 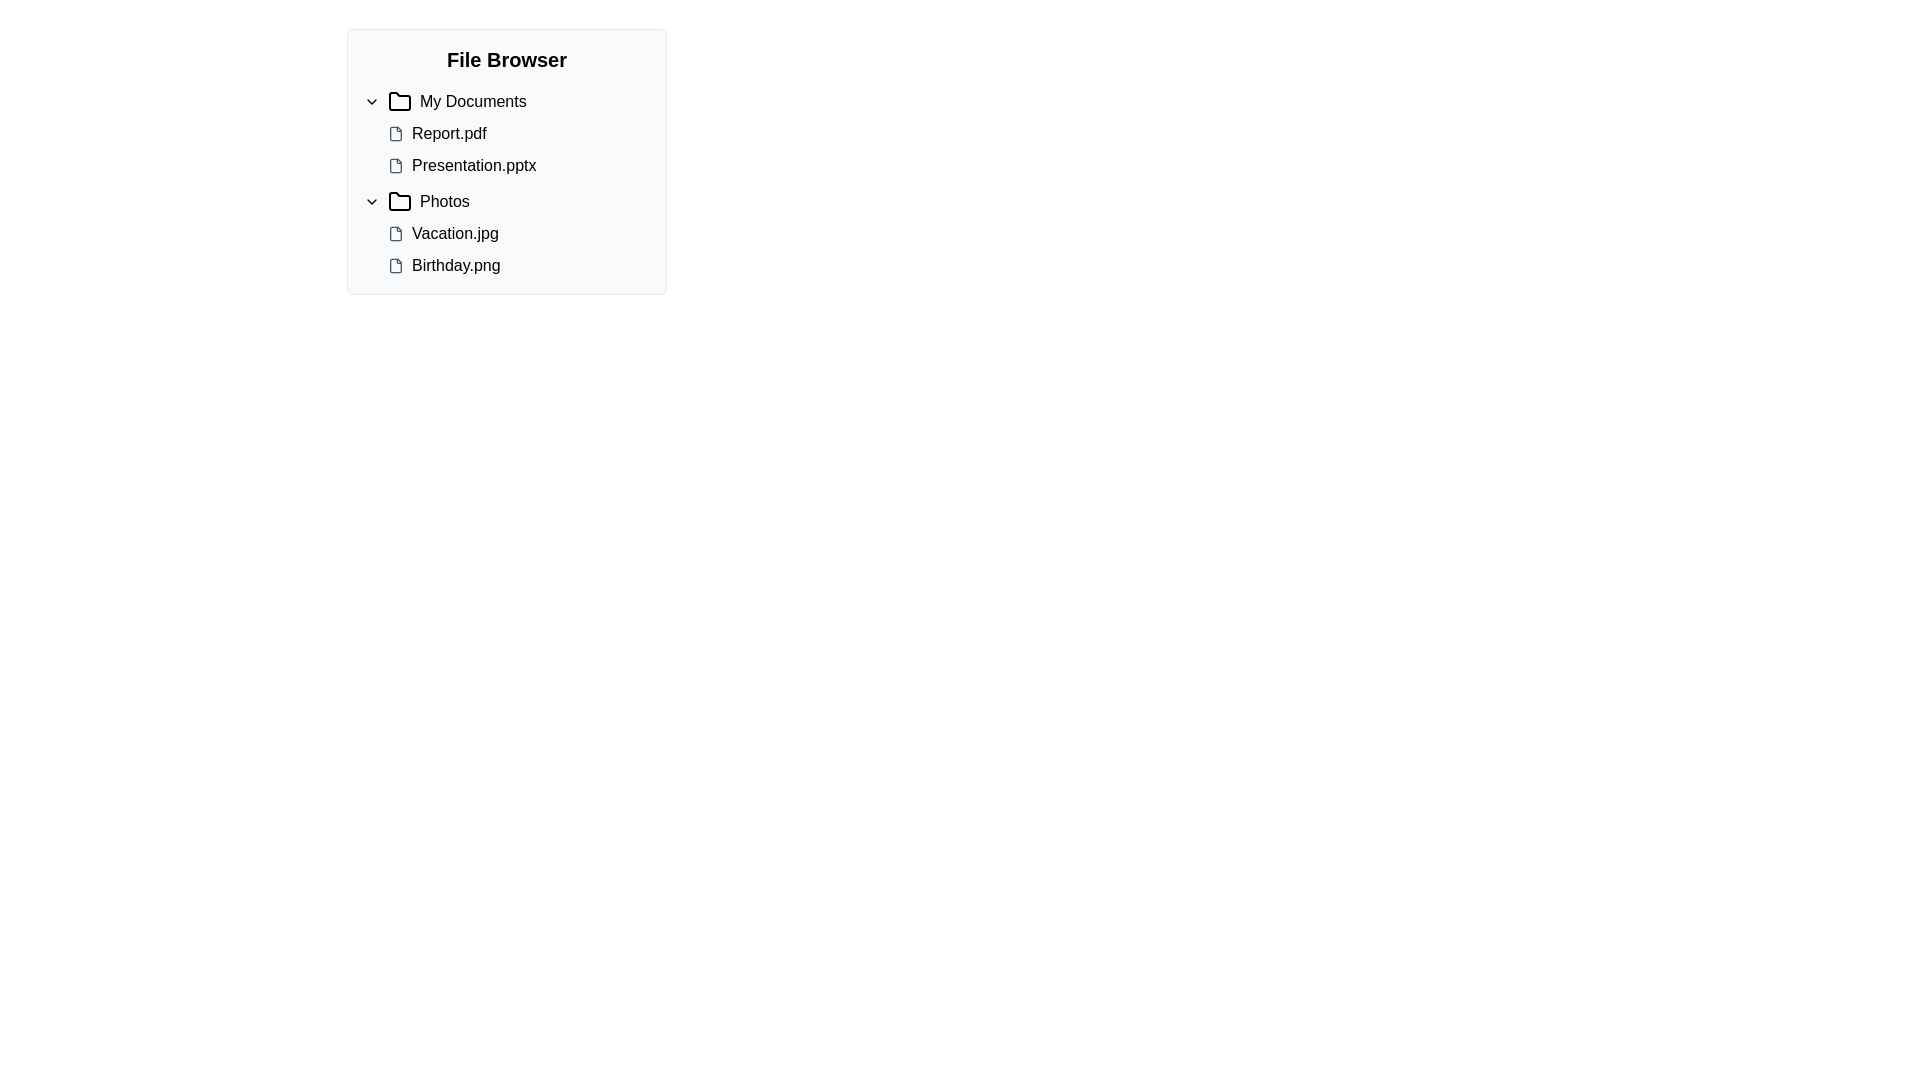 What do you see at coordinates (395, 265) in the screenshot?
I see `the icon representing 'Birthday.png' in the file browser interface` at bounding box center [395, 265].